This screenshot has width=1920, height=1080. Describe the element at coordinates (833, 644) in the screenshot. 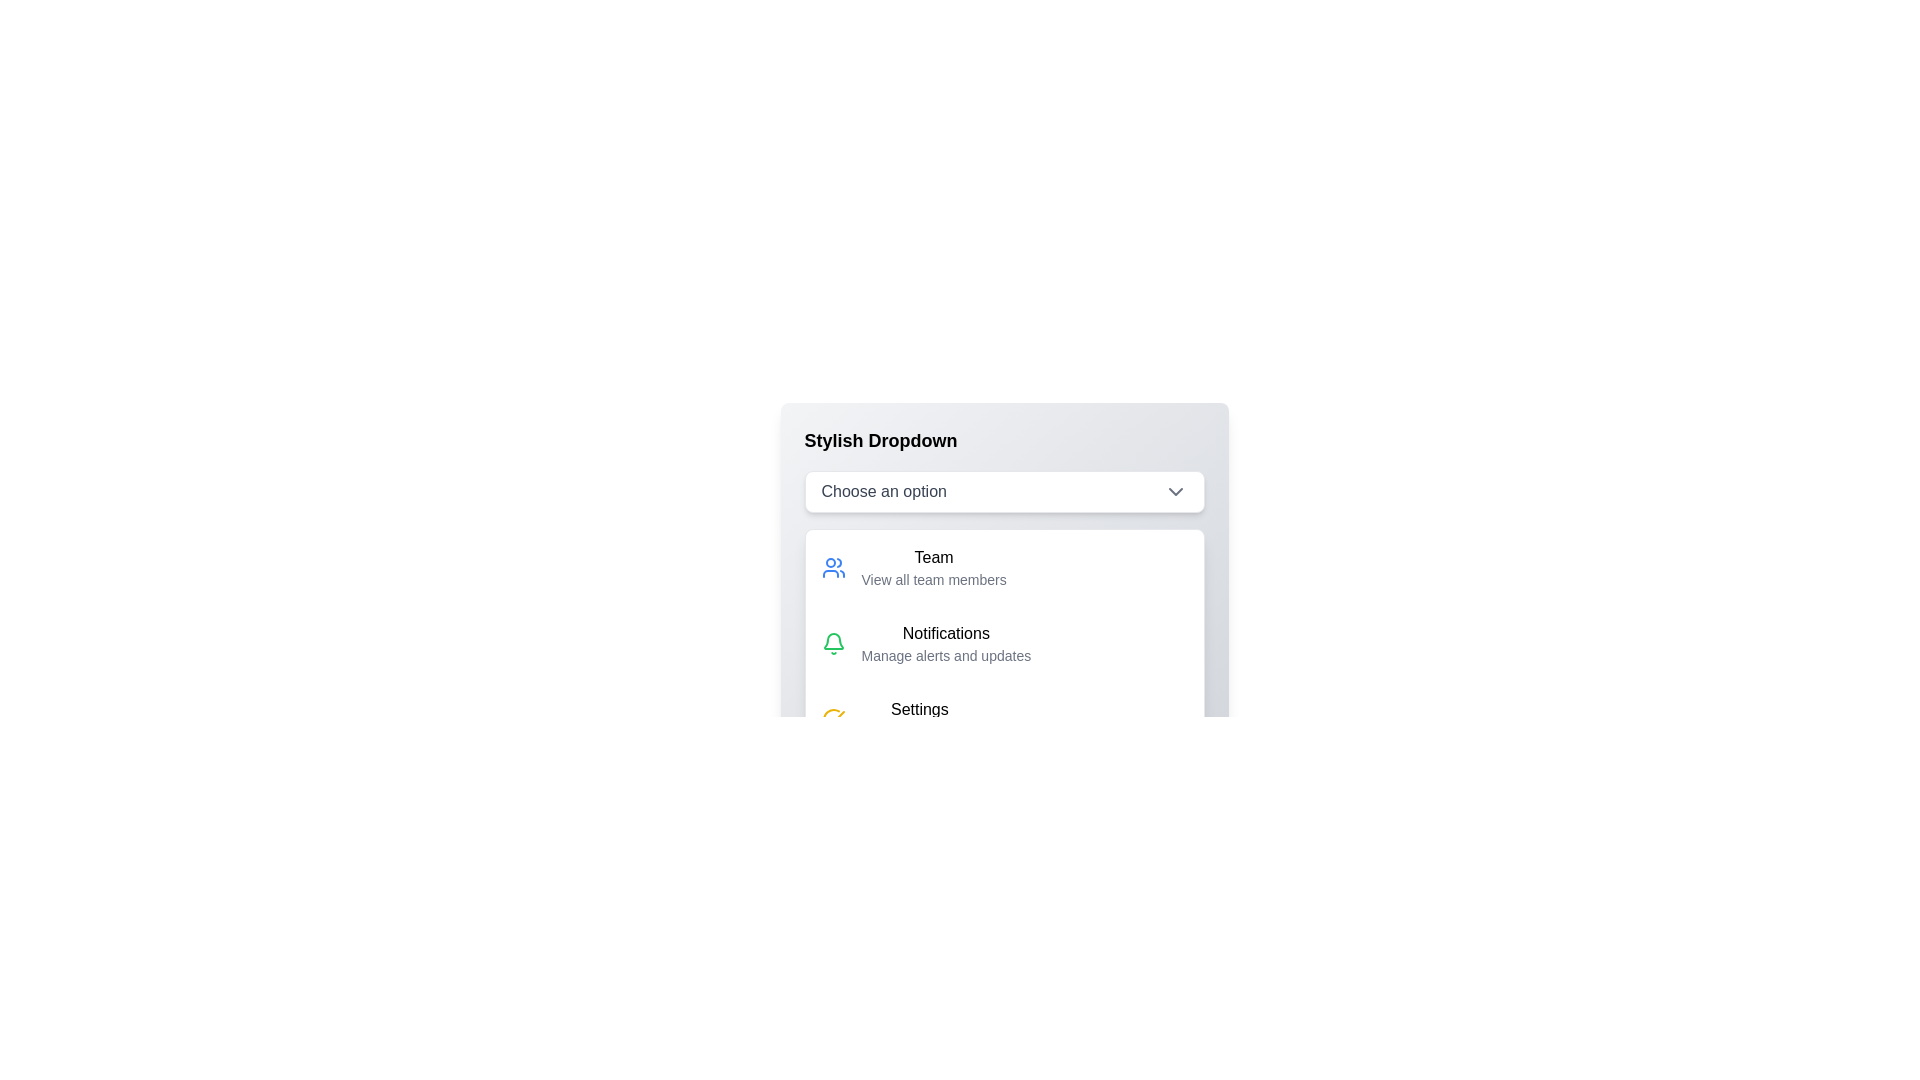

I see `the green outlined bell icon located to the left of the 'Notifications' text in the dropdown menu` at that location.